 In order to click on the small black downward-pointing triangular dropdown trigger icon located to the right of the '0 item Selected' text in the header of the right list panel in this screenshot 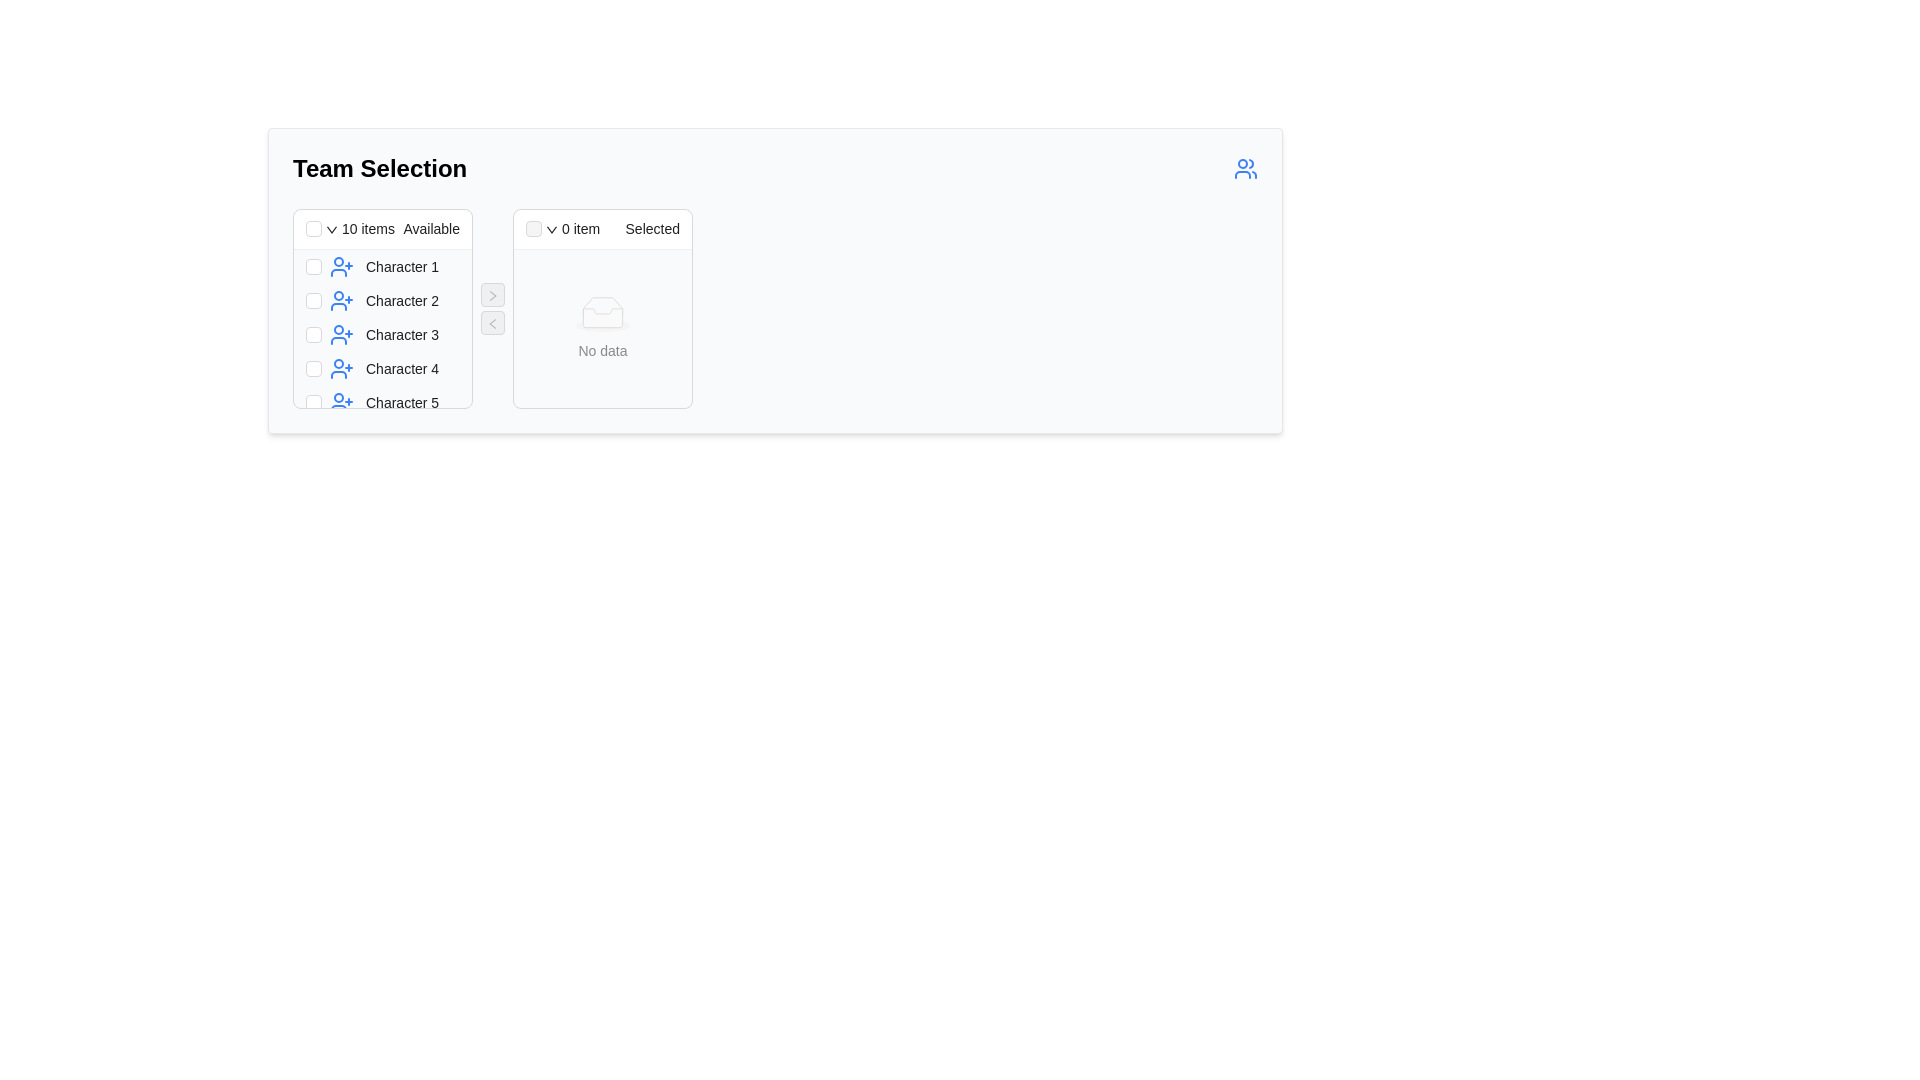, I will do `click(552, 229)`.